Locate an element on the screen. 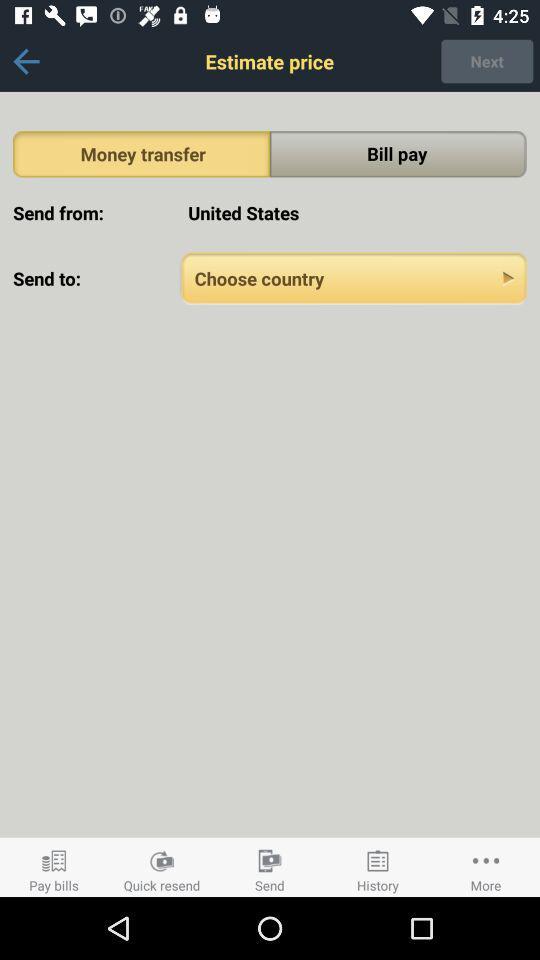 The image size is (540, 960). next item is located at coordinates (486, 61).